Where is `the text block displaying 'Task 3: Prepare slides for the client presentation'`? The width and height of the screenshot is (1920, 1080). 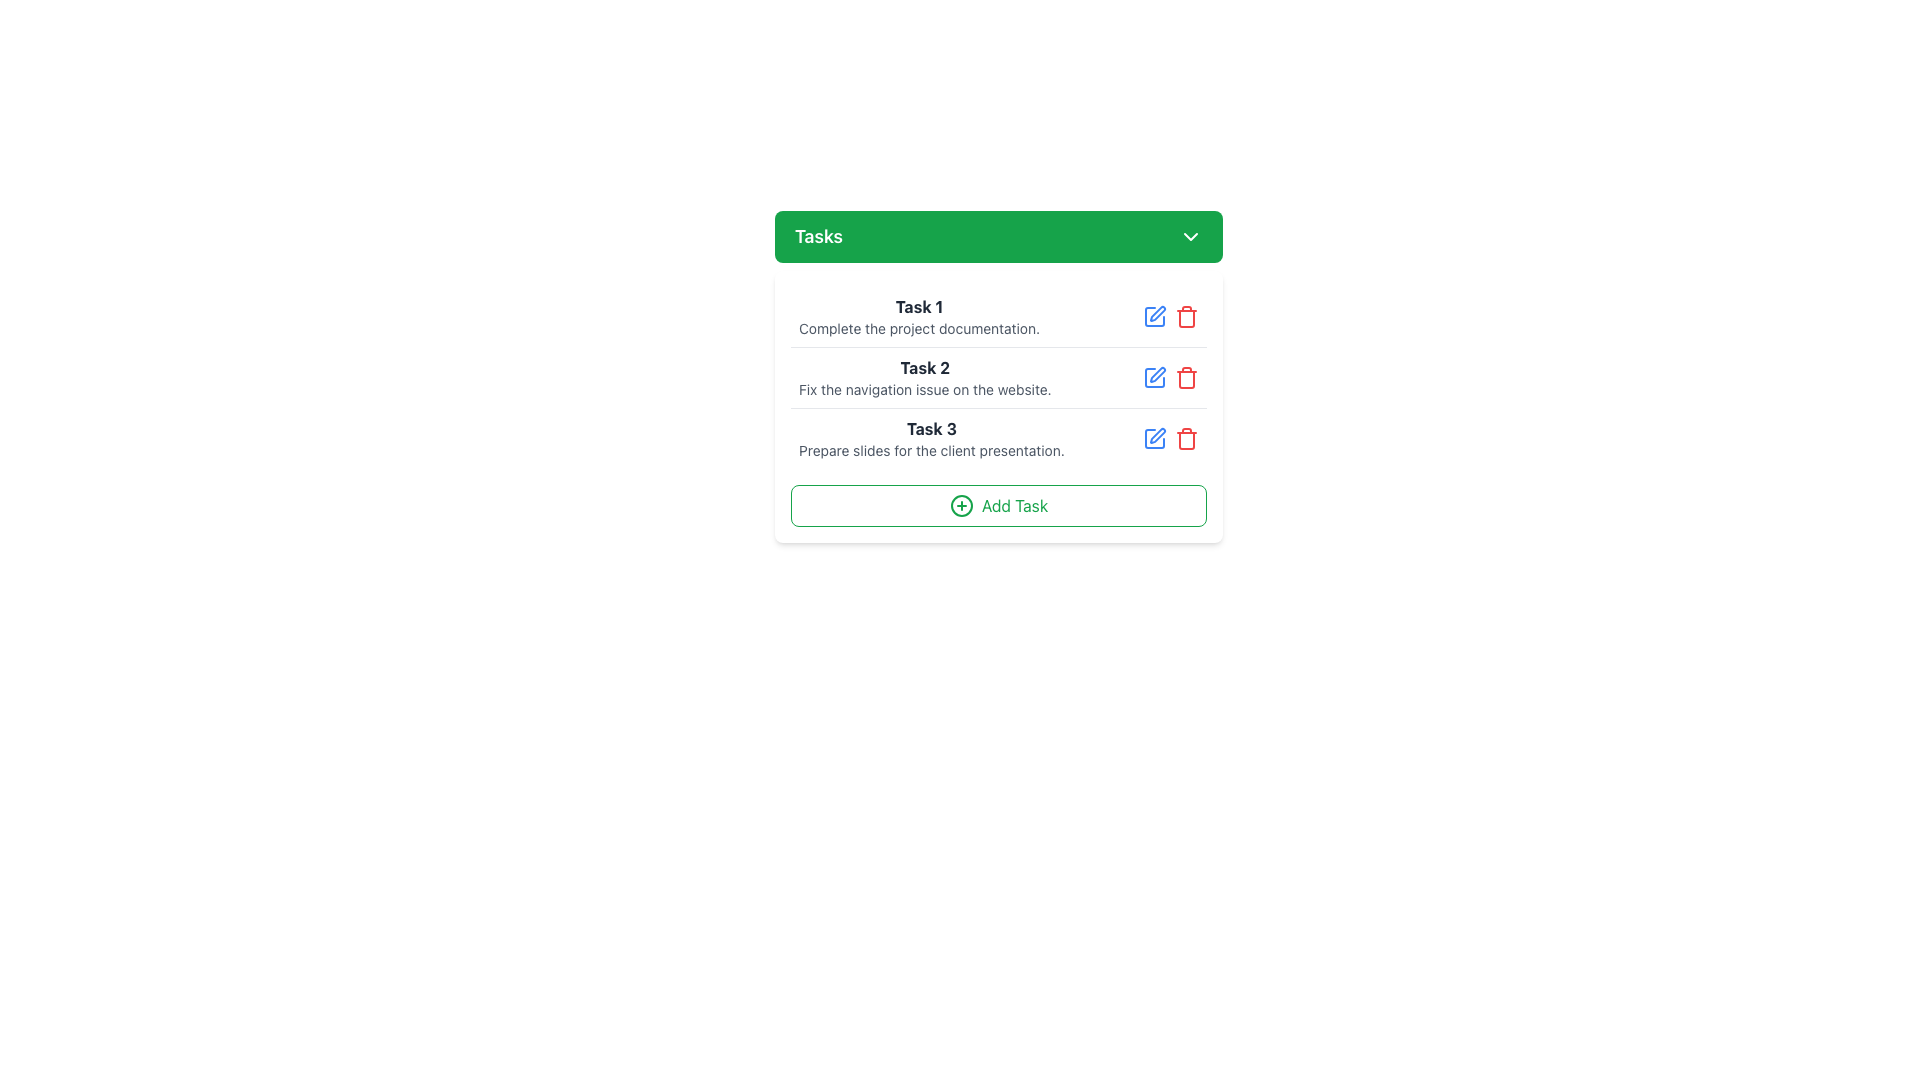
the text block displaying 'Task 3: Prepare slides for the client presentation' is located at coordinates (930, 438).